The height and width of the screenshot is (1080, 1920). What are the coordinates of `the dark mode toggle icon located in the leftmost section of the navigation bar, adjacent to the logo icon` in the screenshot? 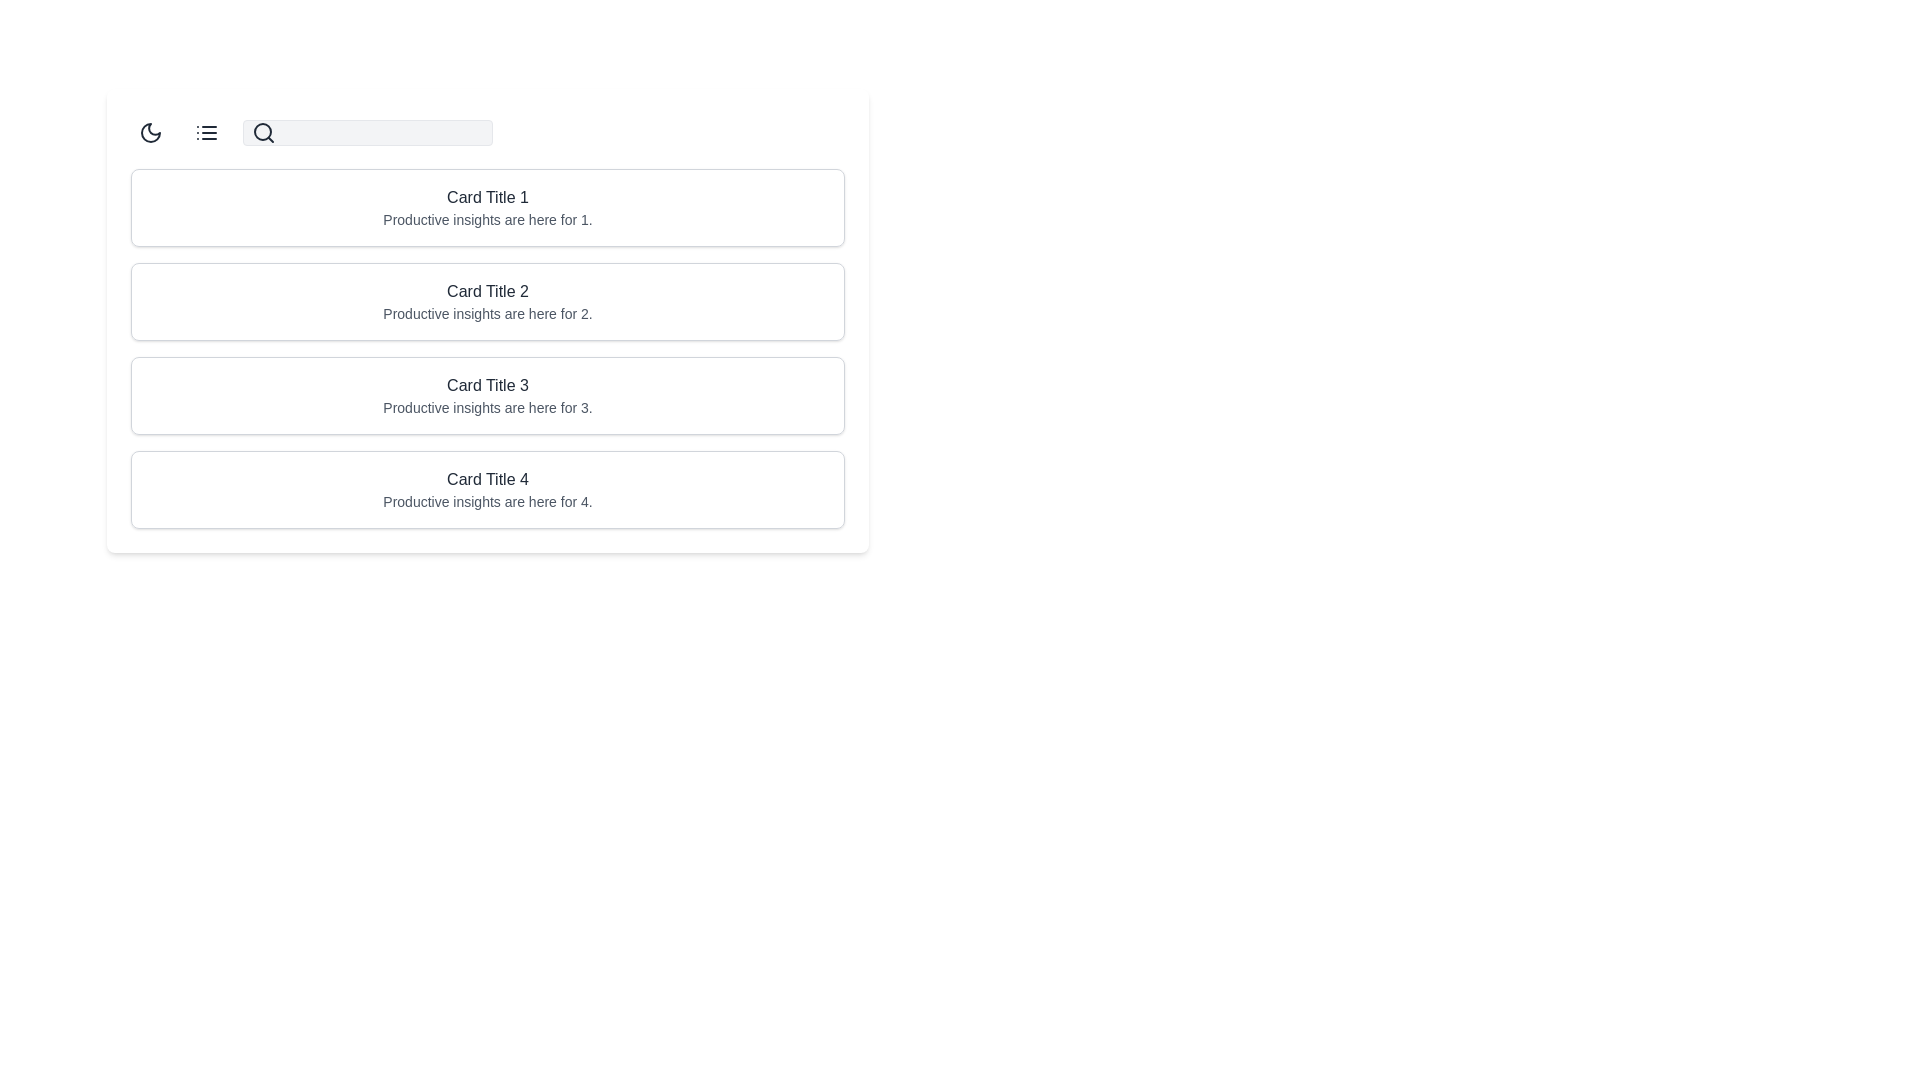 It's located at (149, 132).